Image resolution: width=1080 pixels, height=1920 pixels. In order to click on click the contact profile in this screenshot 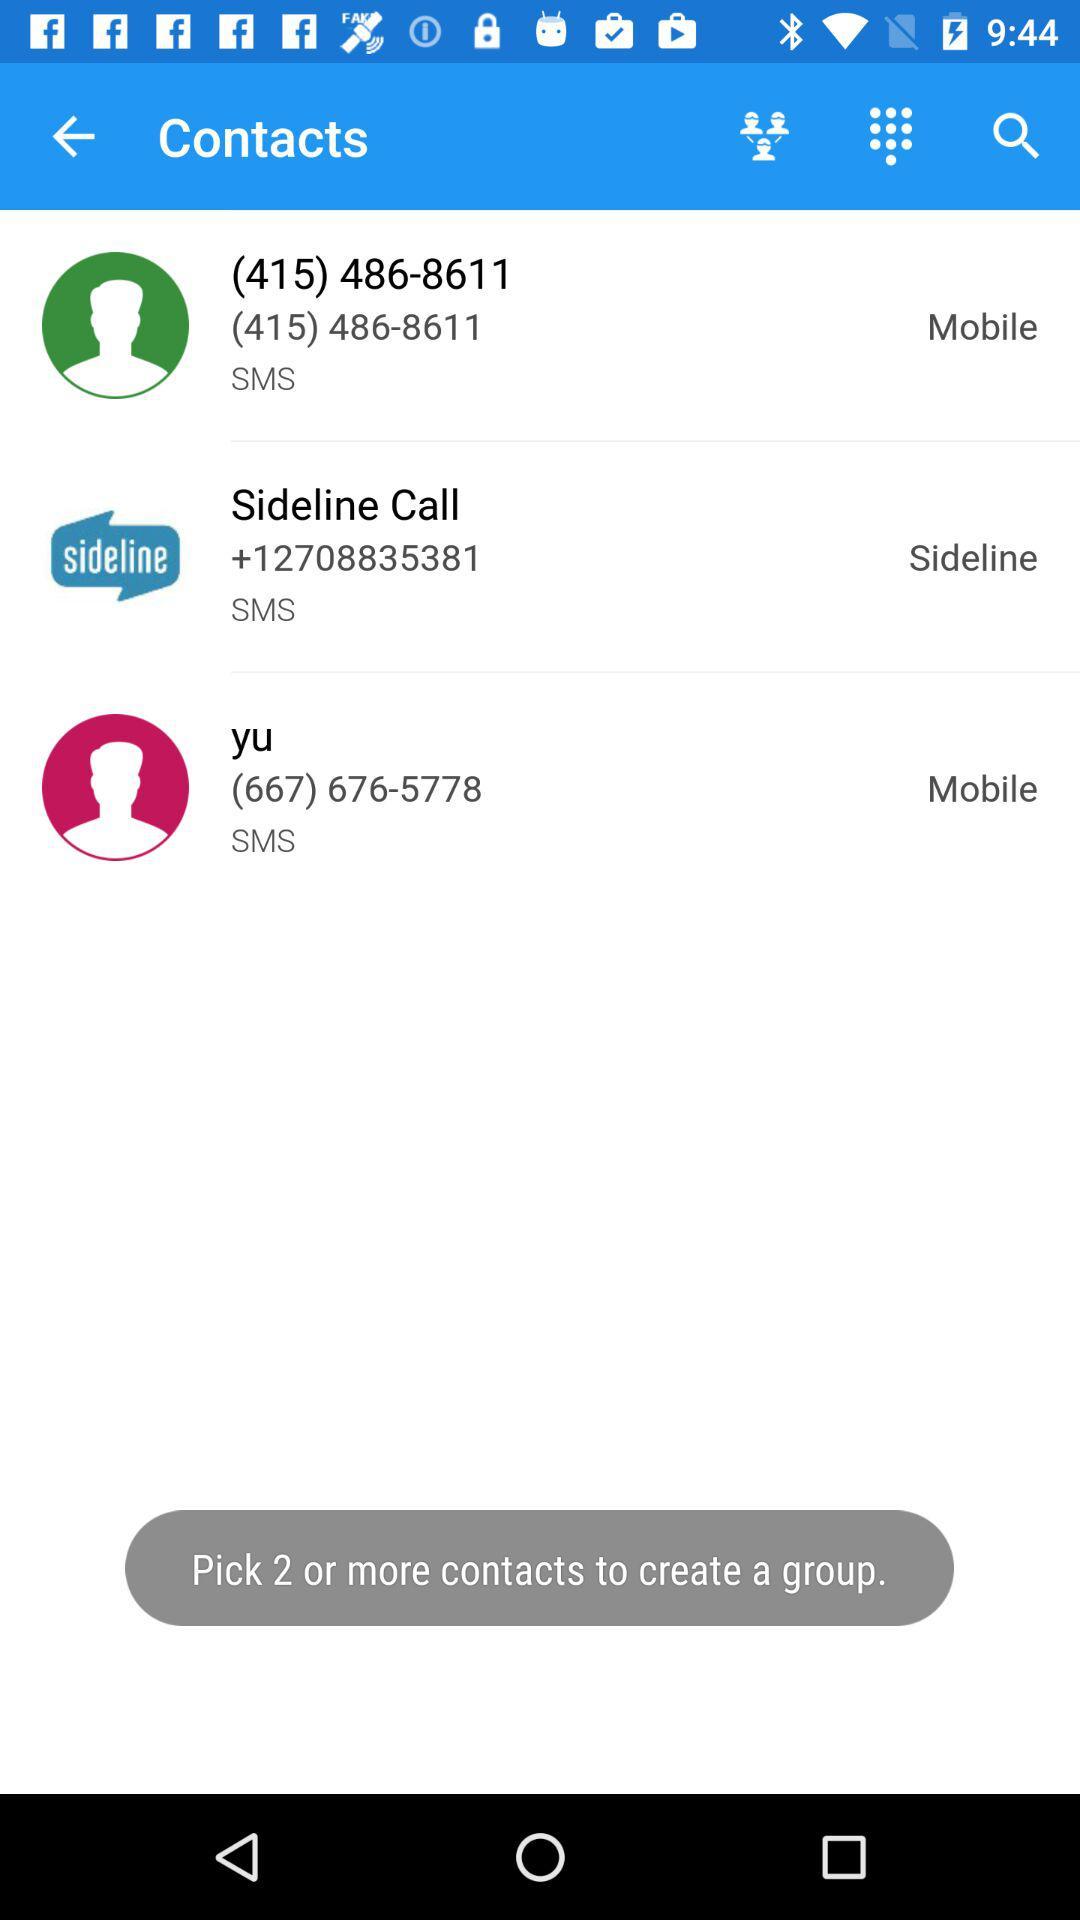, I will do `click(115, 786)`.